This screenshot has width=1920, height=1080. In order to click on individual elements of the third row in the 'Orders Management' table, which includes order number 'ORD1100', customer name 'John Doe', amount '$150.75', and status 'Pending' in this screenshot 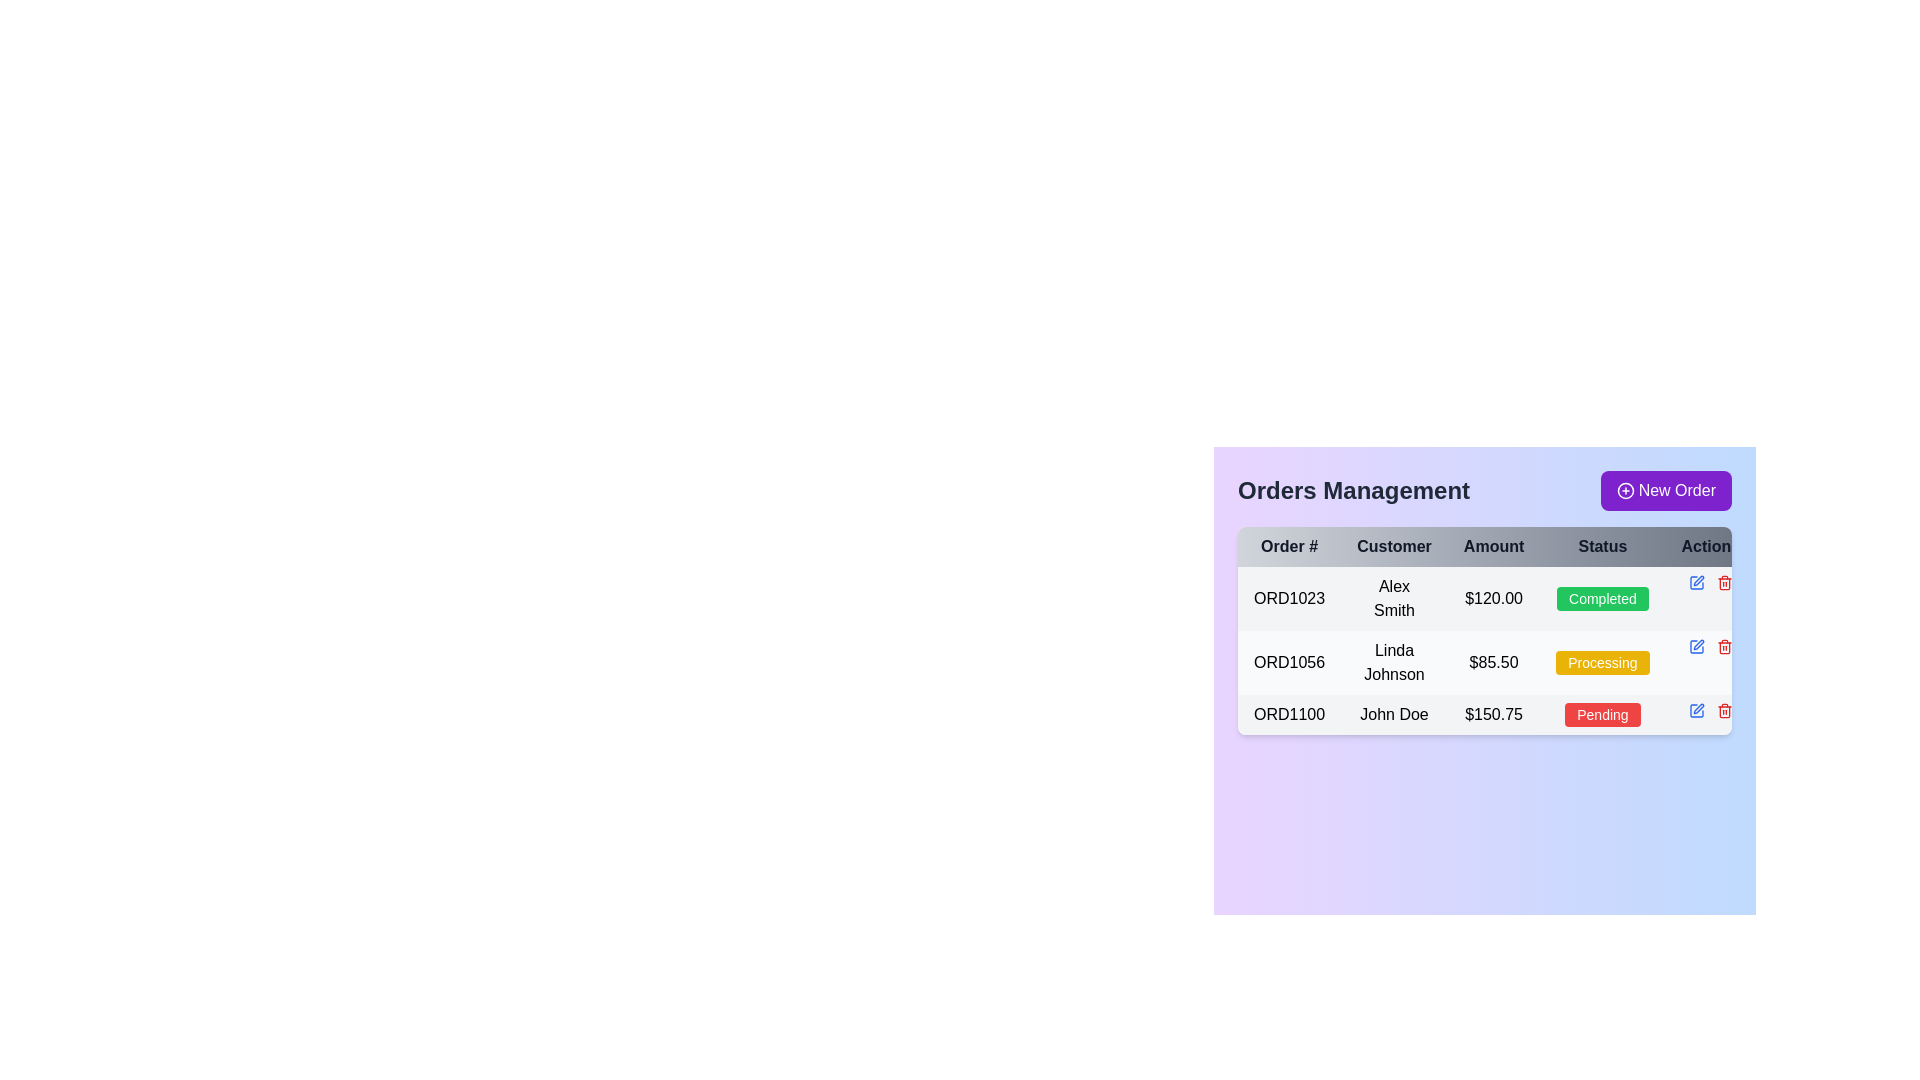, I will do `click(1497, 713)`.